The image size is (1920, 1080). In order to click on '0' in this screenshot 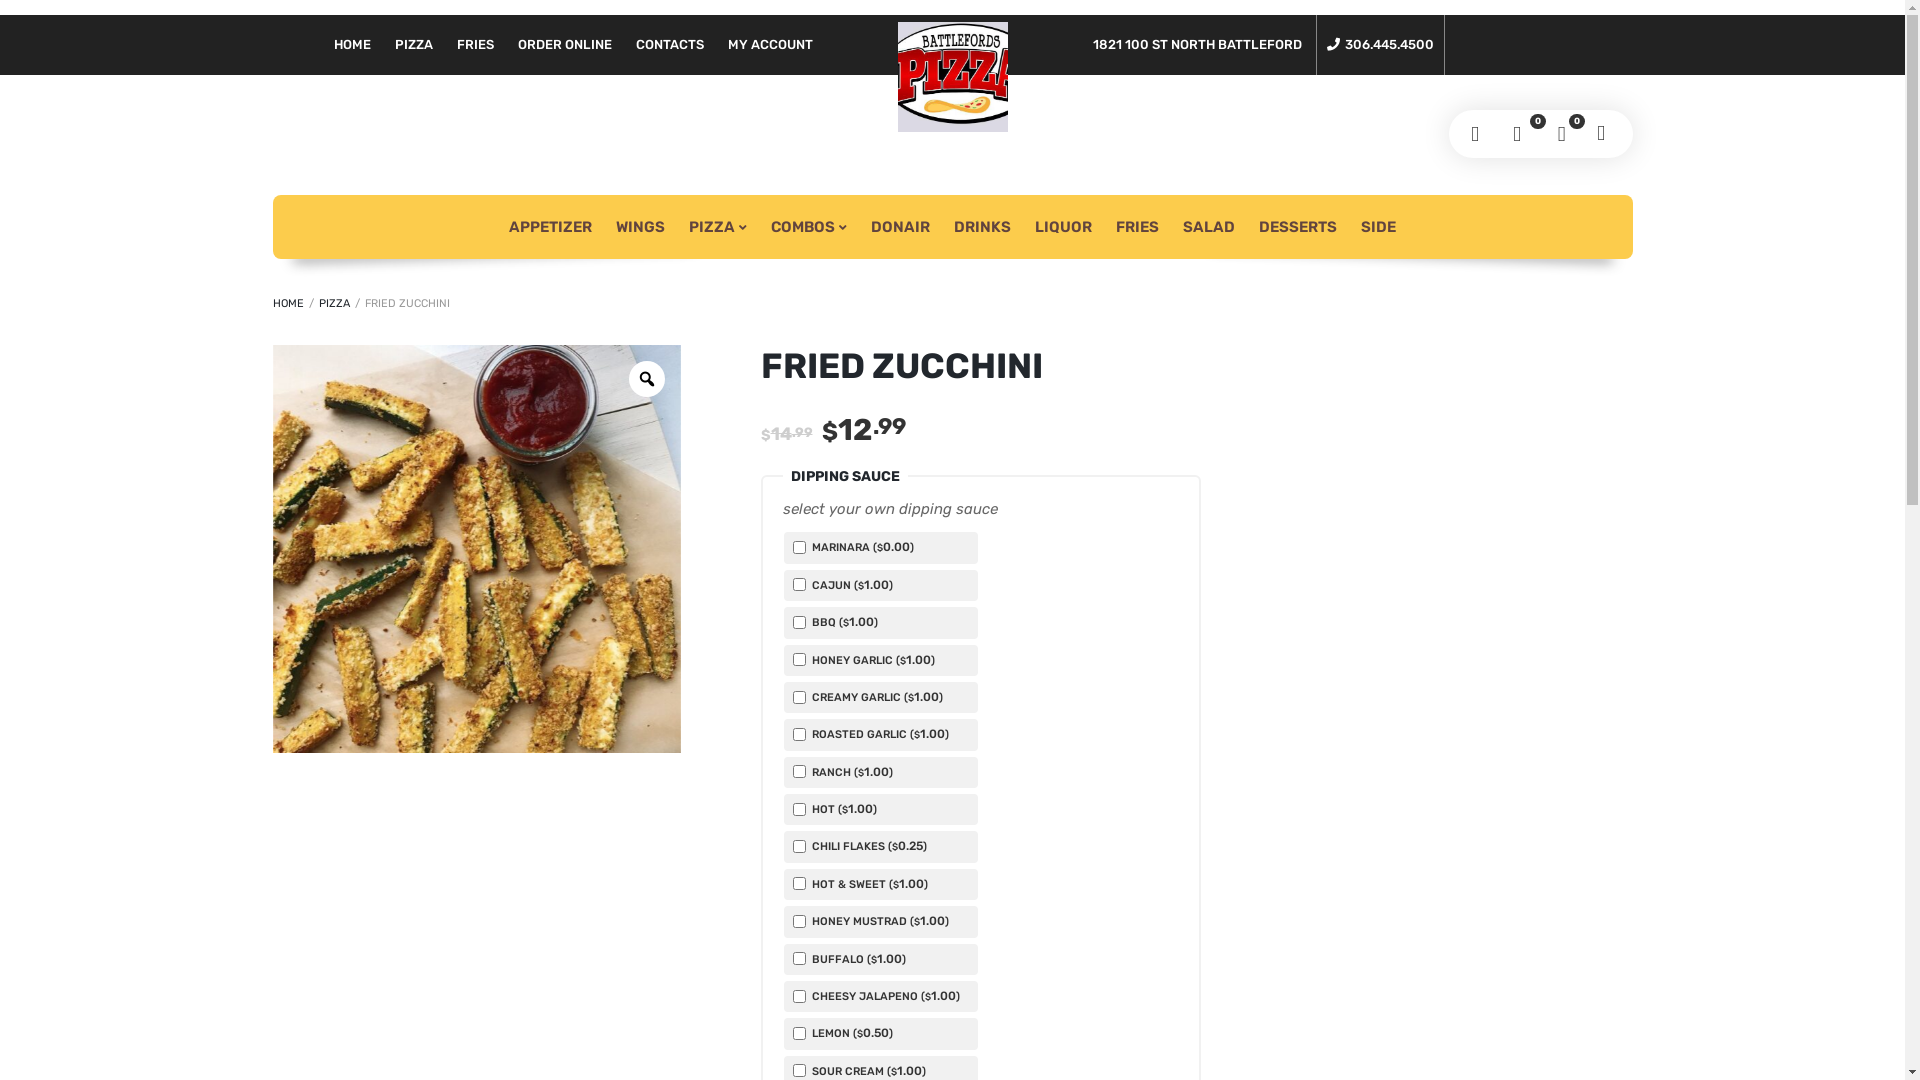, I will do `click(1560, 134)`.